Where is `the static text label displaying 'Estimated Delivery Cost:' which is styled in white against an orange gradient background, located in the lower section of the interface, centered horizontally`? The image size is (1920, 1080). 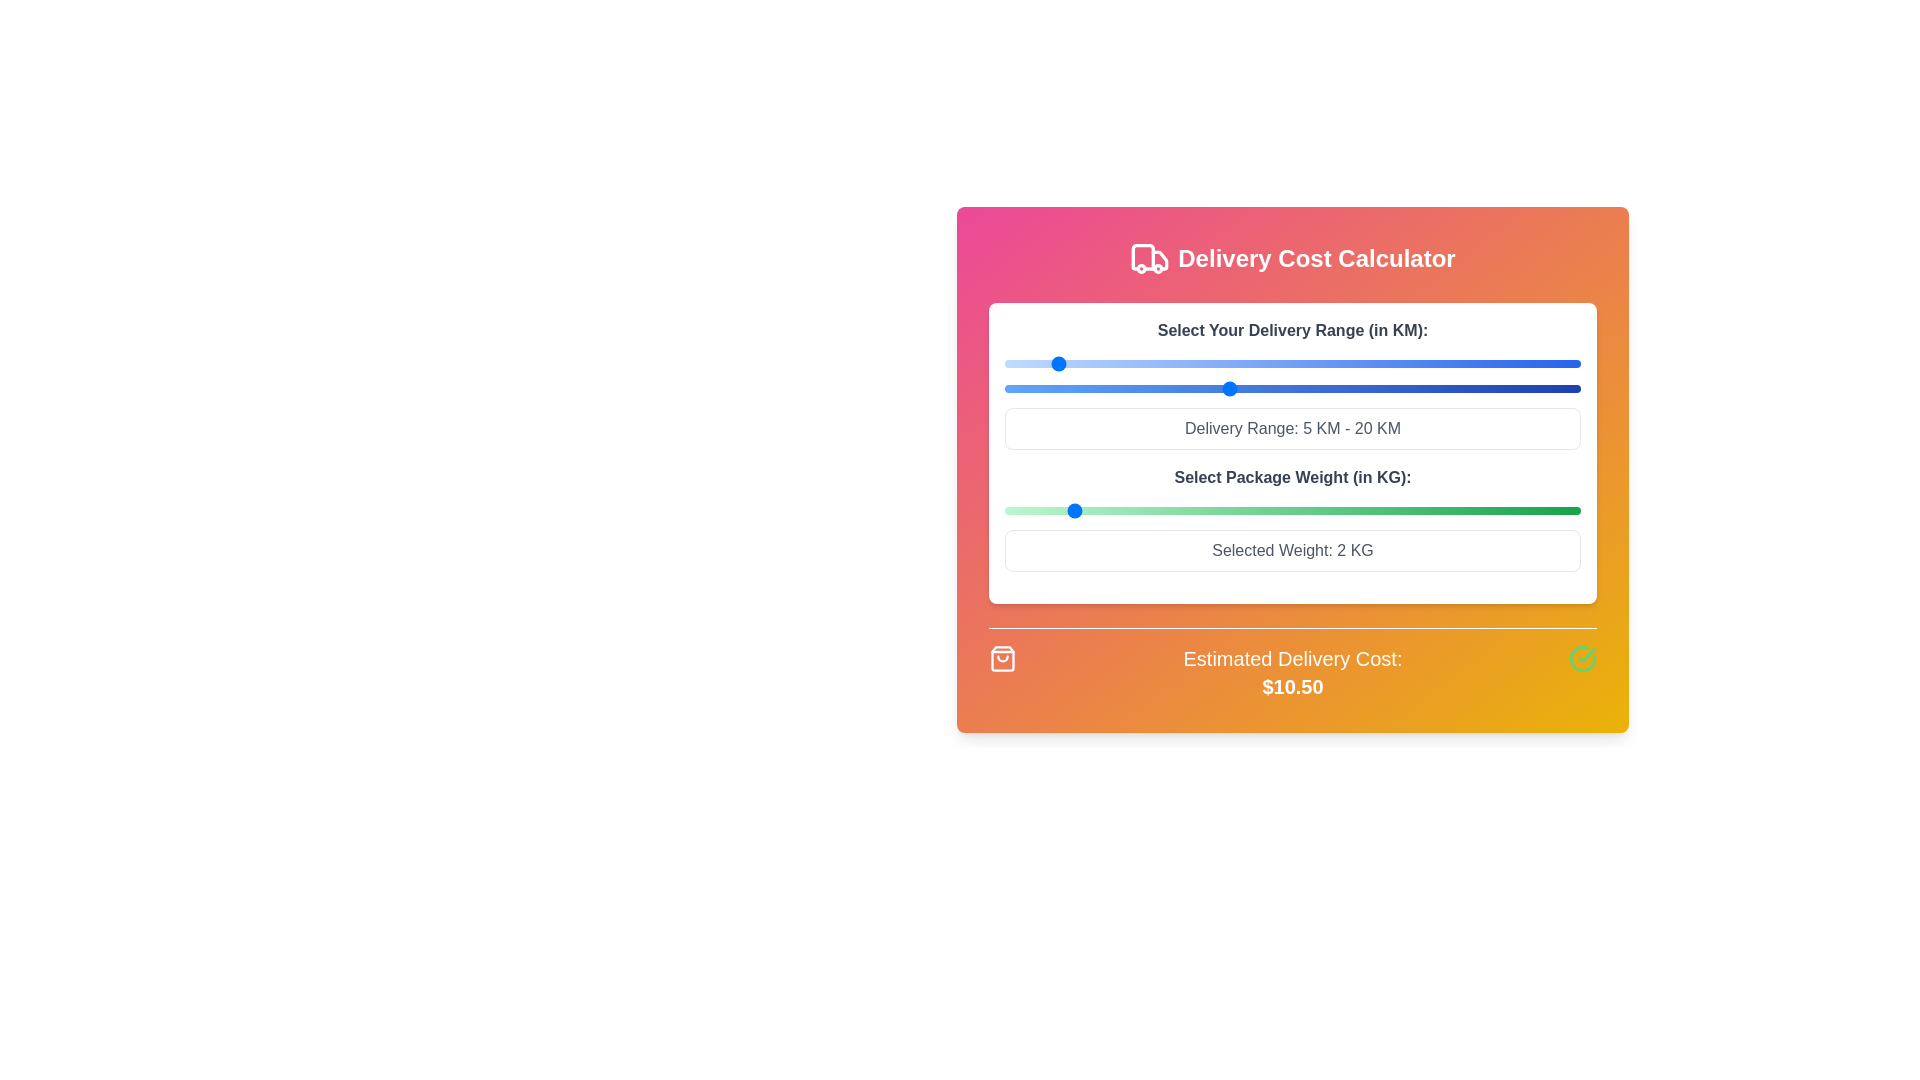
the static text label displaying 'Estimated Delivery Cost:' which is styled in white against an orange gradient background, located in the lower section of the interface, centered horizontally is located at coordinates (1292, 659).